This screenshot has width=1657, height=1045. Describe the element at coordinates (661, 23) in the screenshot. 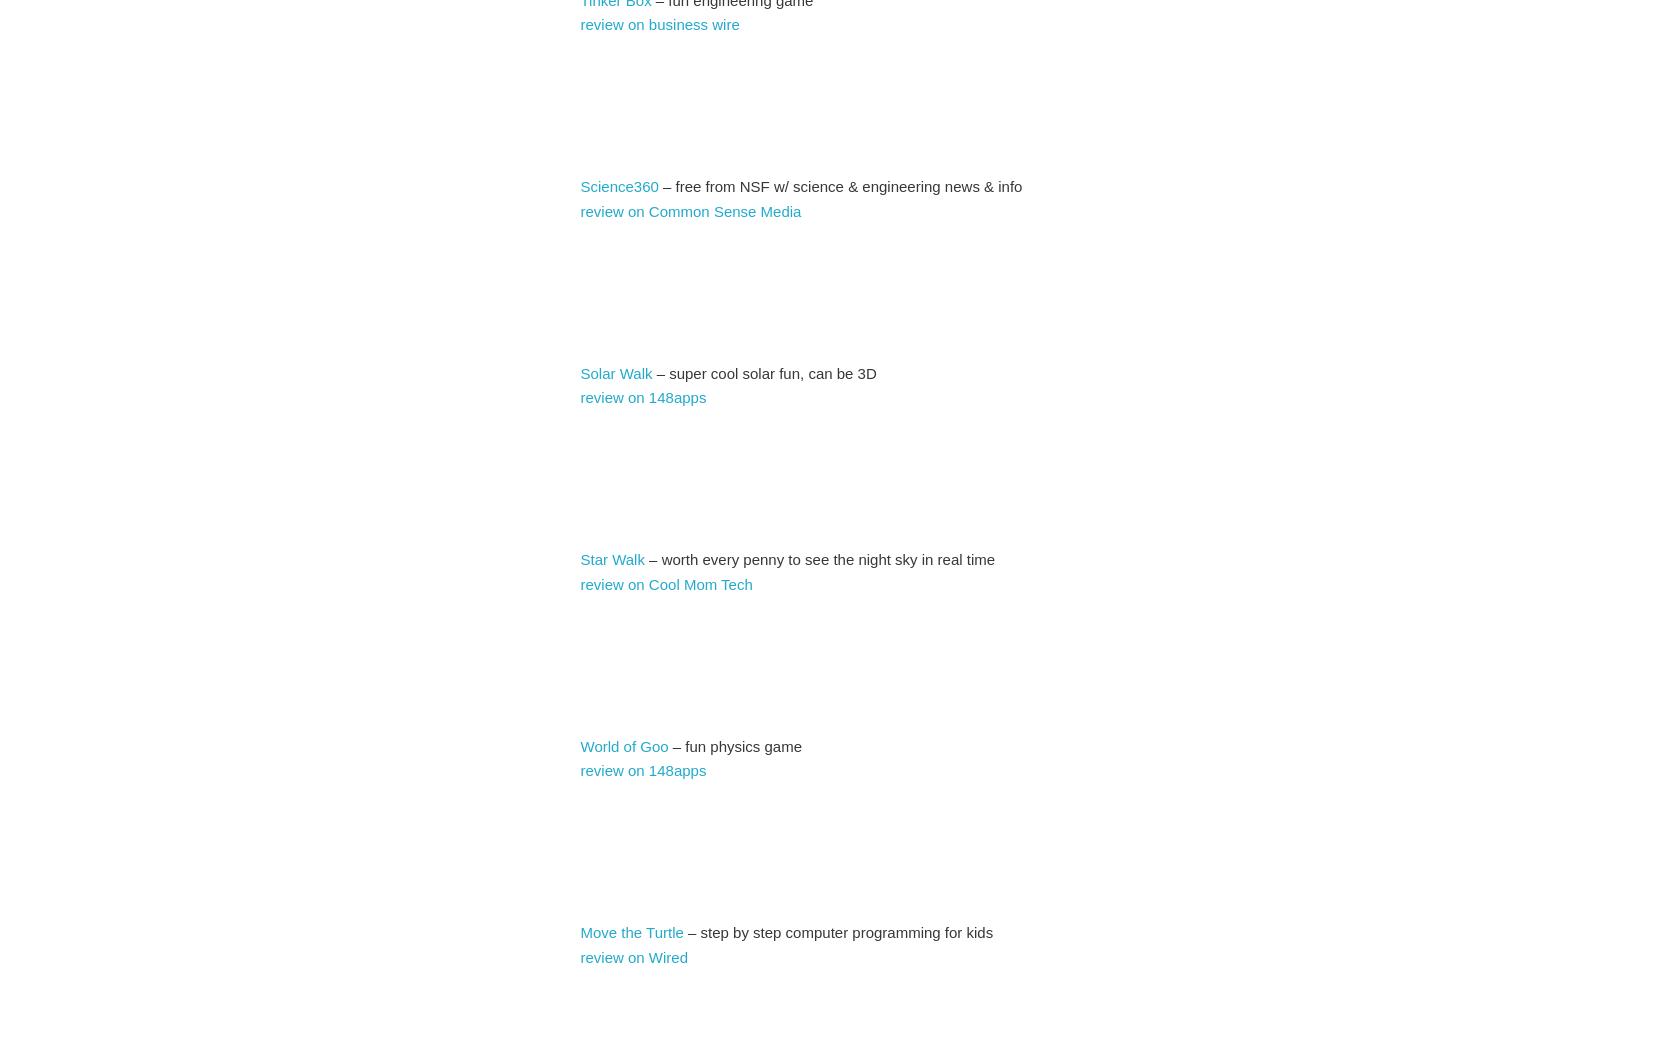

I see `'review on business wire'` at that location.